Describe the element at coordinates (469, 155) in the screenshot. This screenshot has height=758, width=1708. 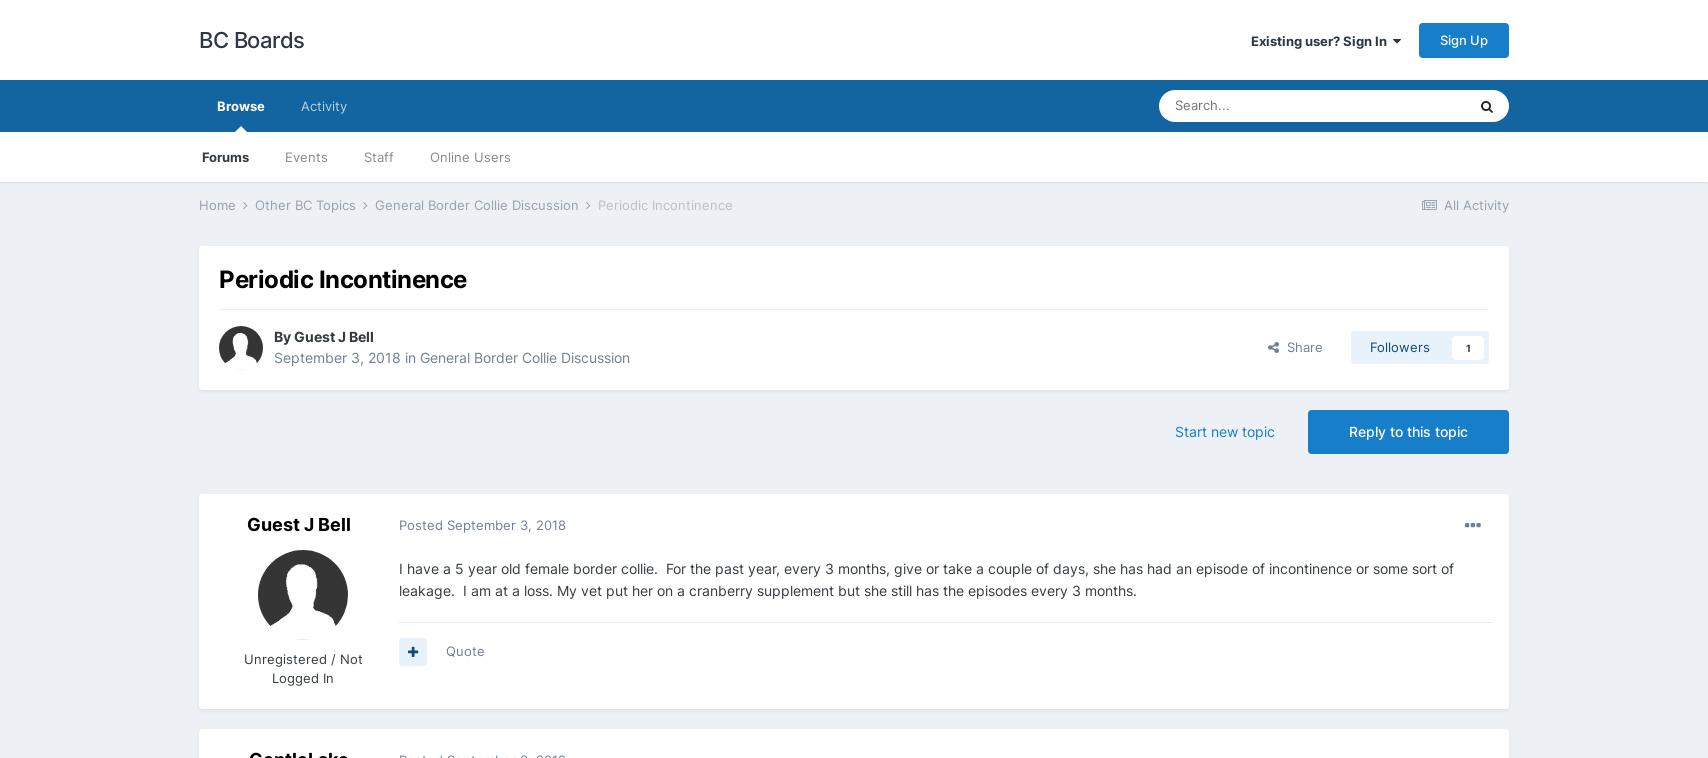
I see `'Online Users'` at that location.